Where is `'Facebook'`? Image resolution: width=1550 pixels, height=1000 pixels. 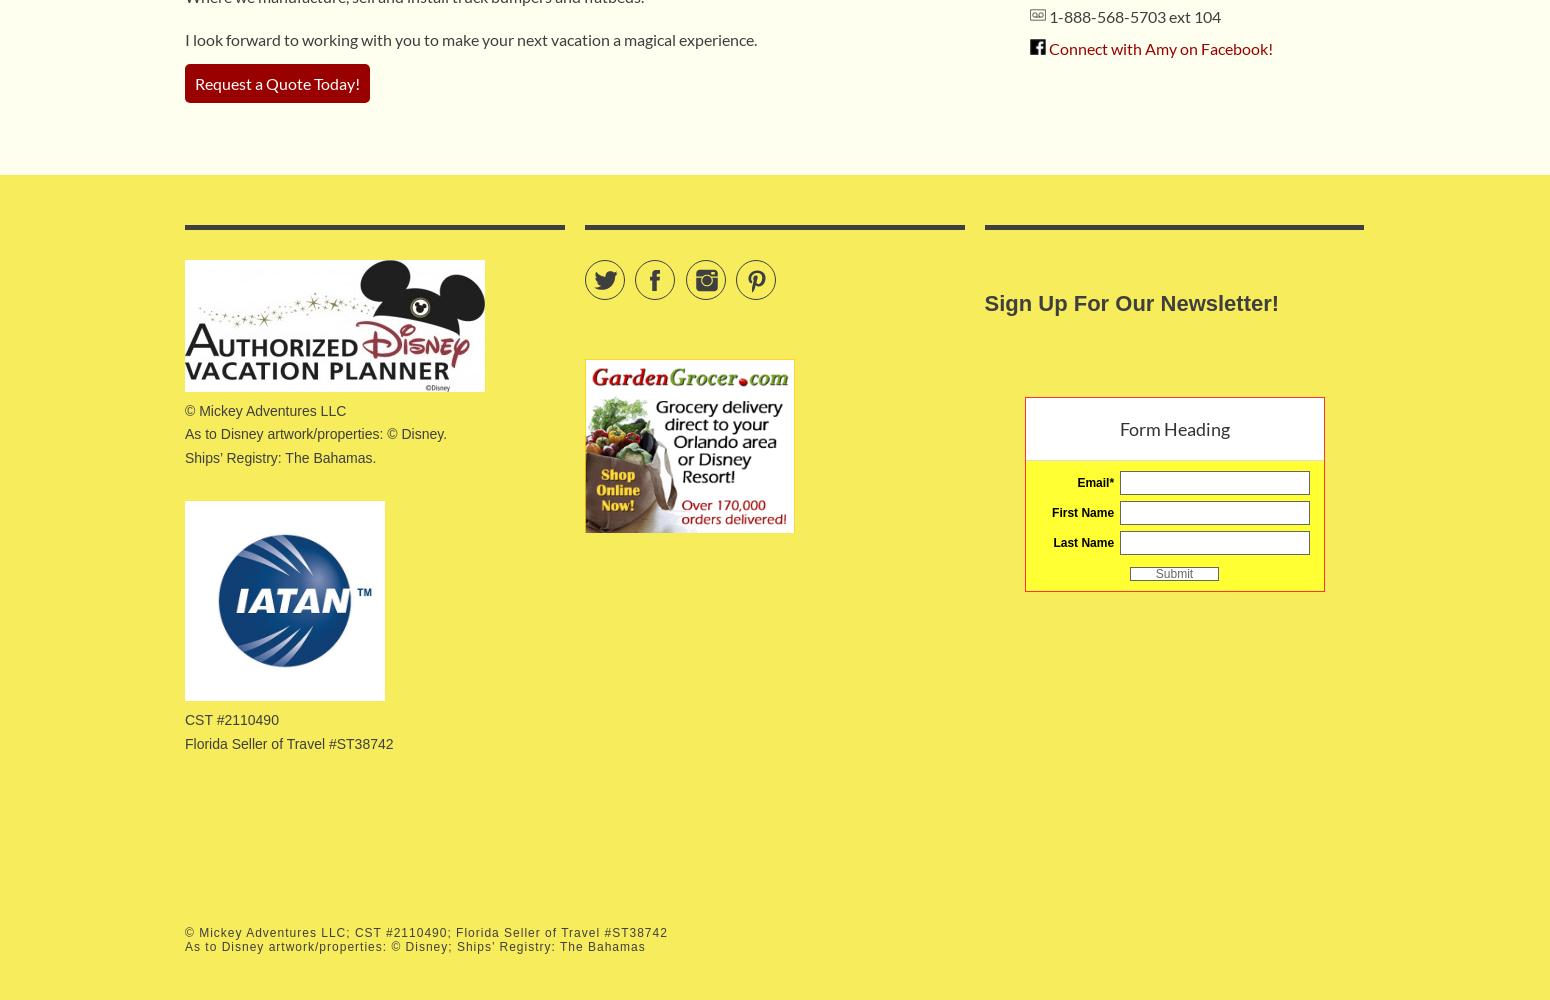 'Facebook' is located at coordinates (672, 270).